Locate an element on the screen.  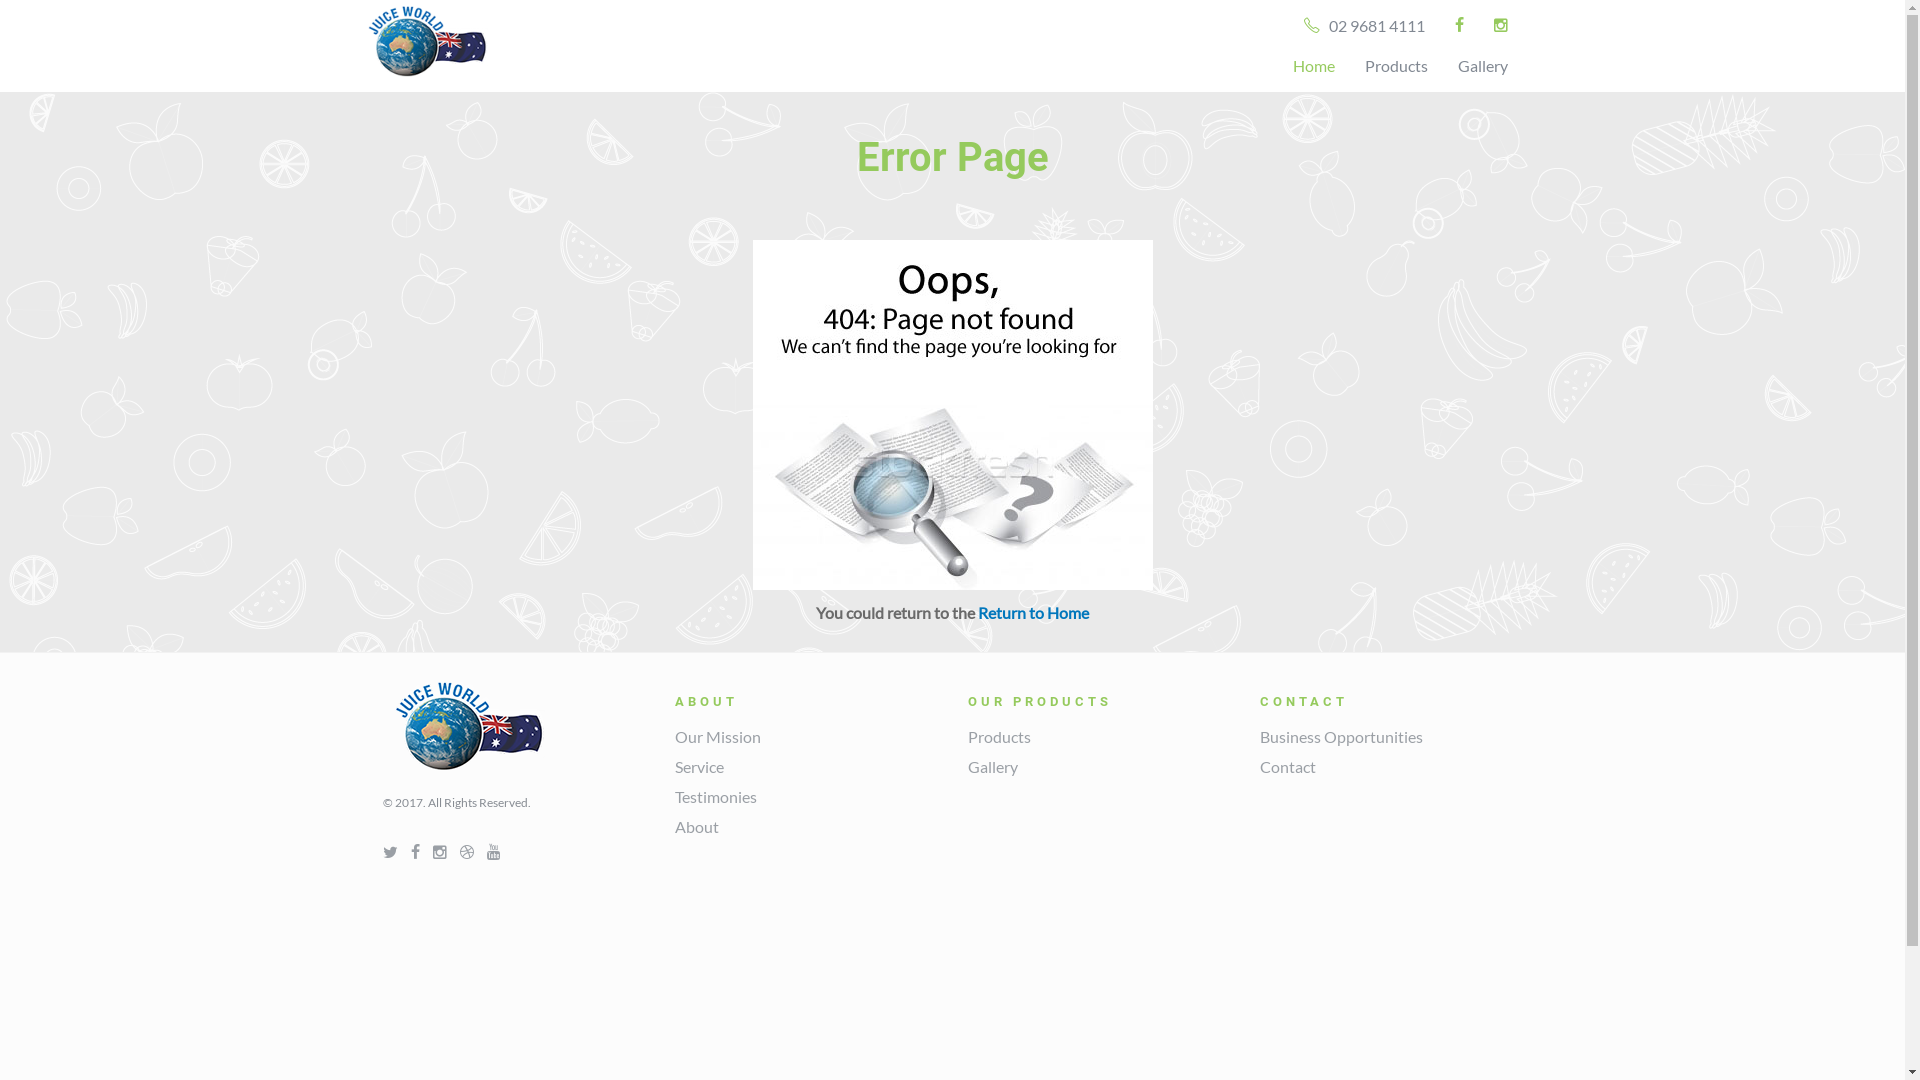
'Return to Home' is located at coordinates (1033, 611).